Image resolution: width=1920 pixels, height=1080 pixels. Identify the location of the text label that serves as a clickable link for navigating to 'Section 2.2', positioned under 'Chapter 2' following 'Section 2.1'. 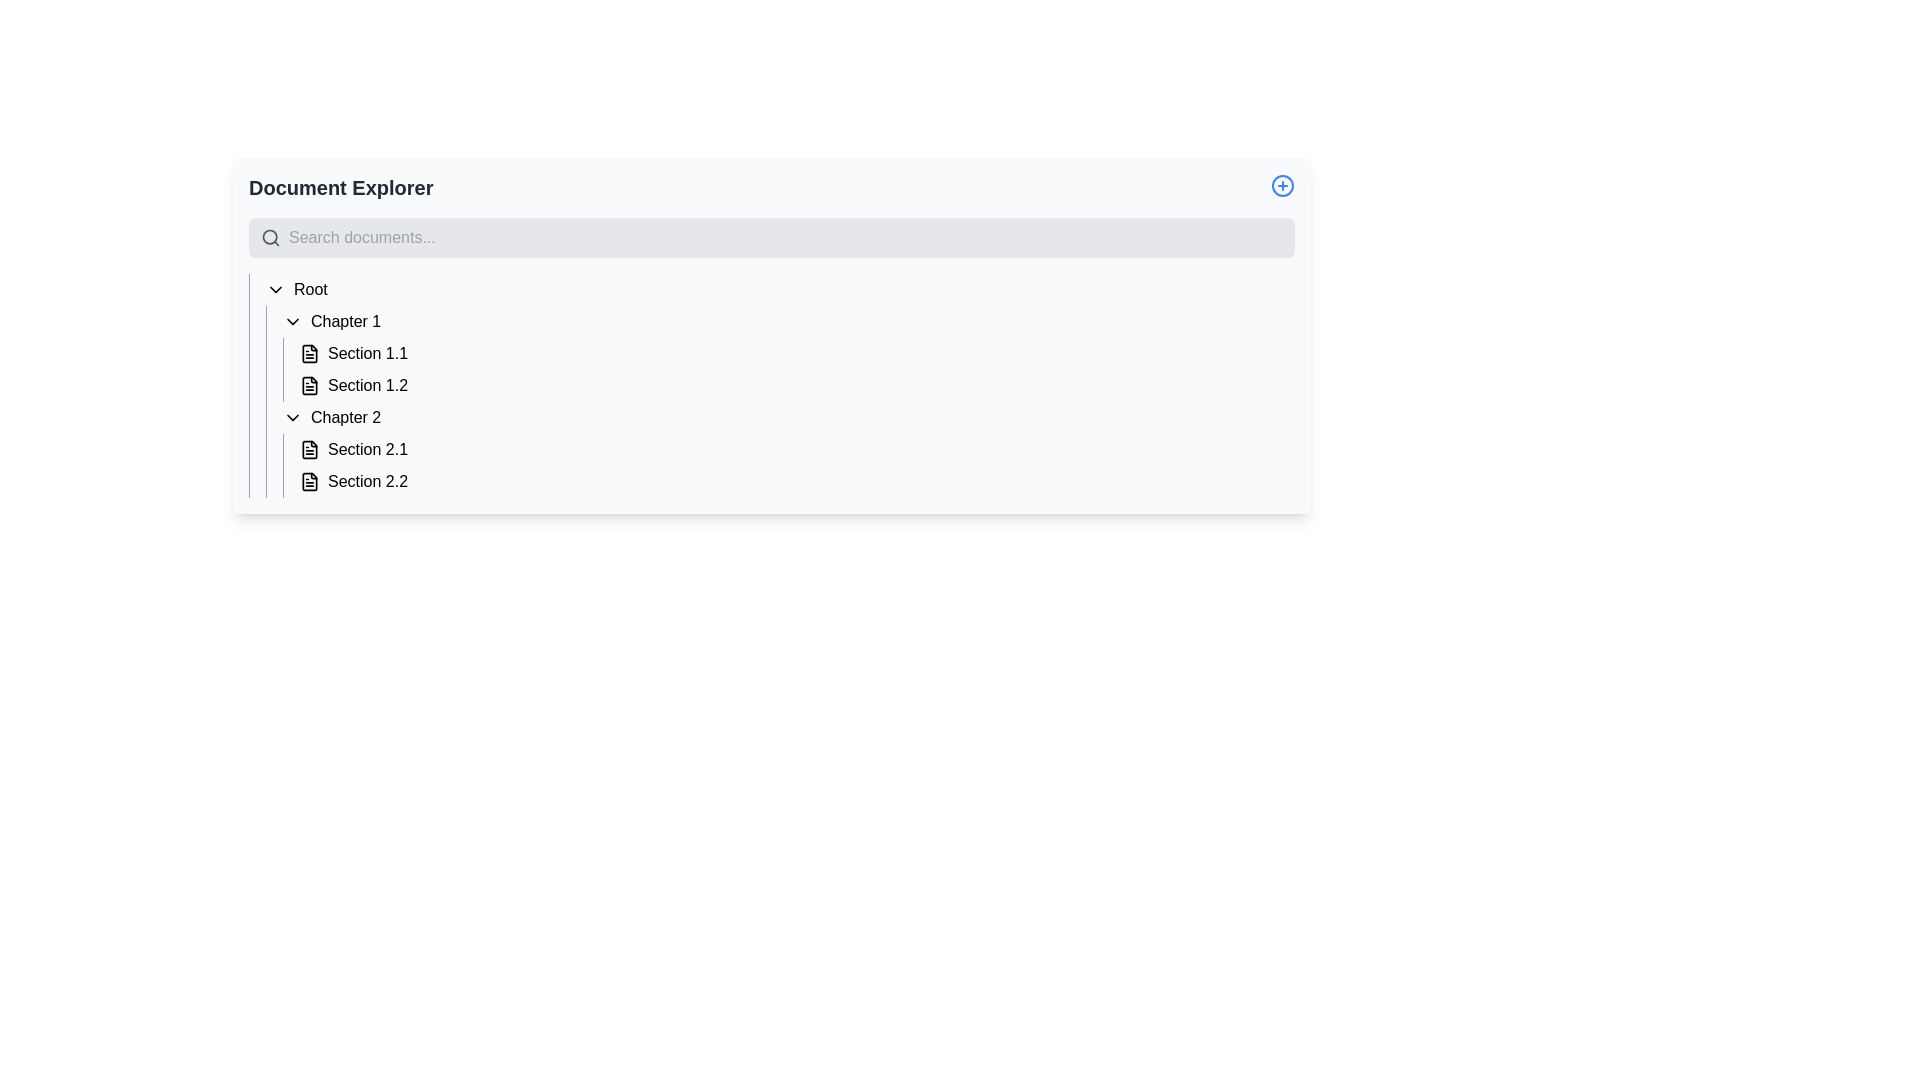
(368, 482).